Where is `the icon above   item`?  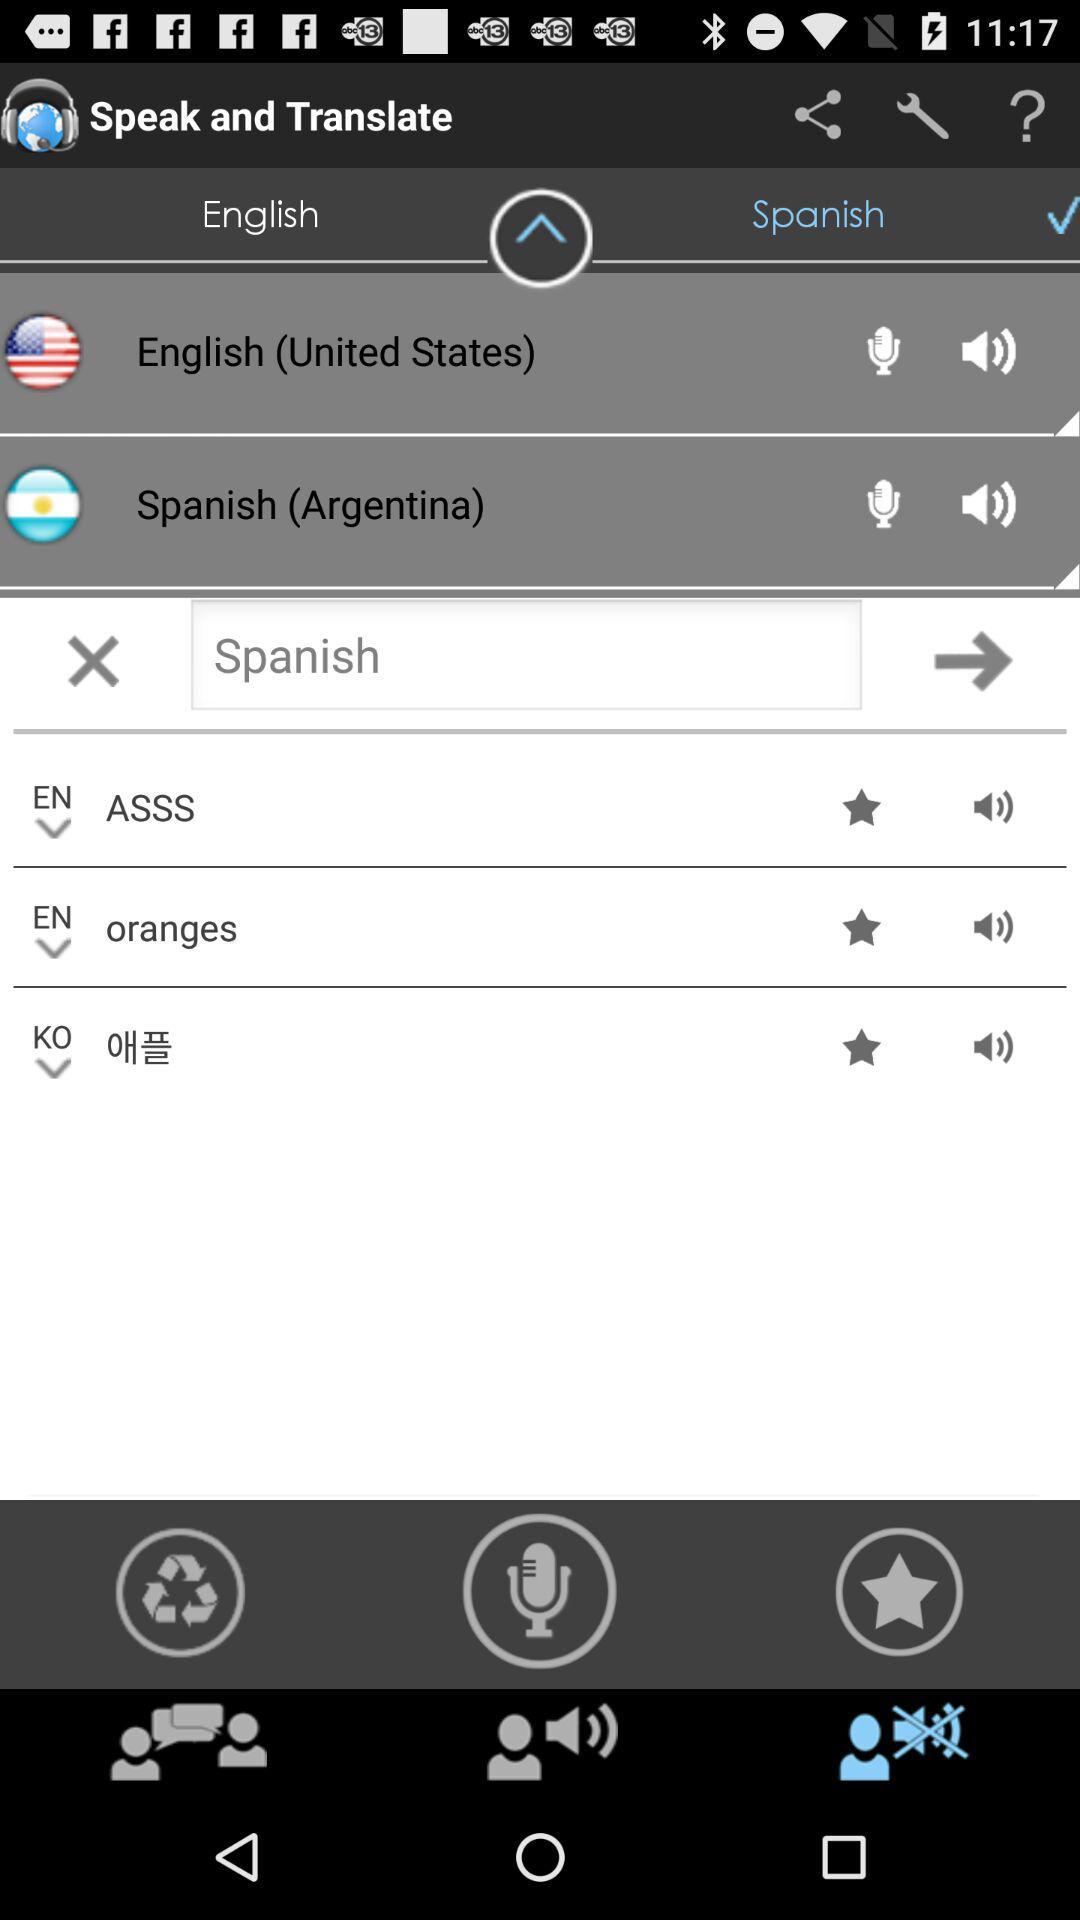
the icon above   item is located at coordinates (540, 1590).